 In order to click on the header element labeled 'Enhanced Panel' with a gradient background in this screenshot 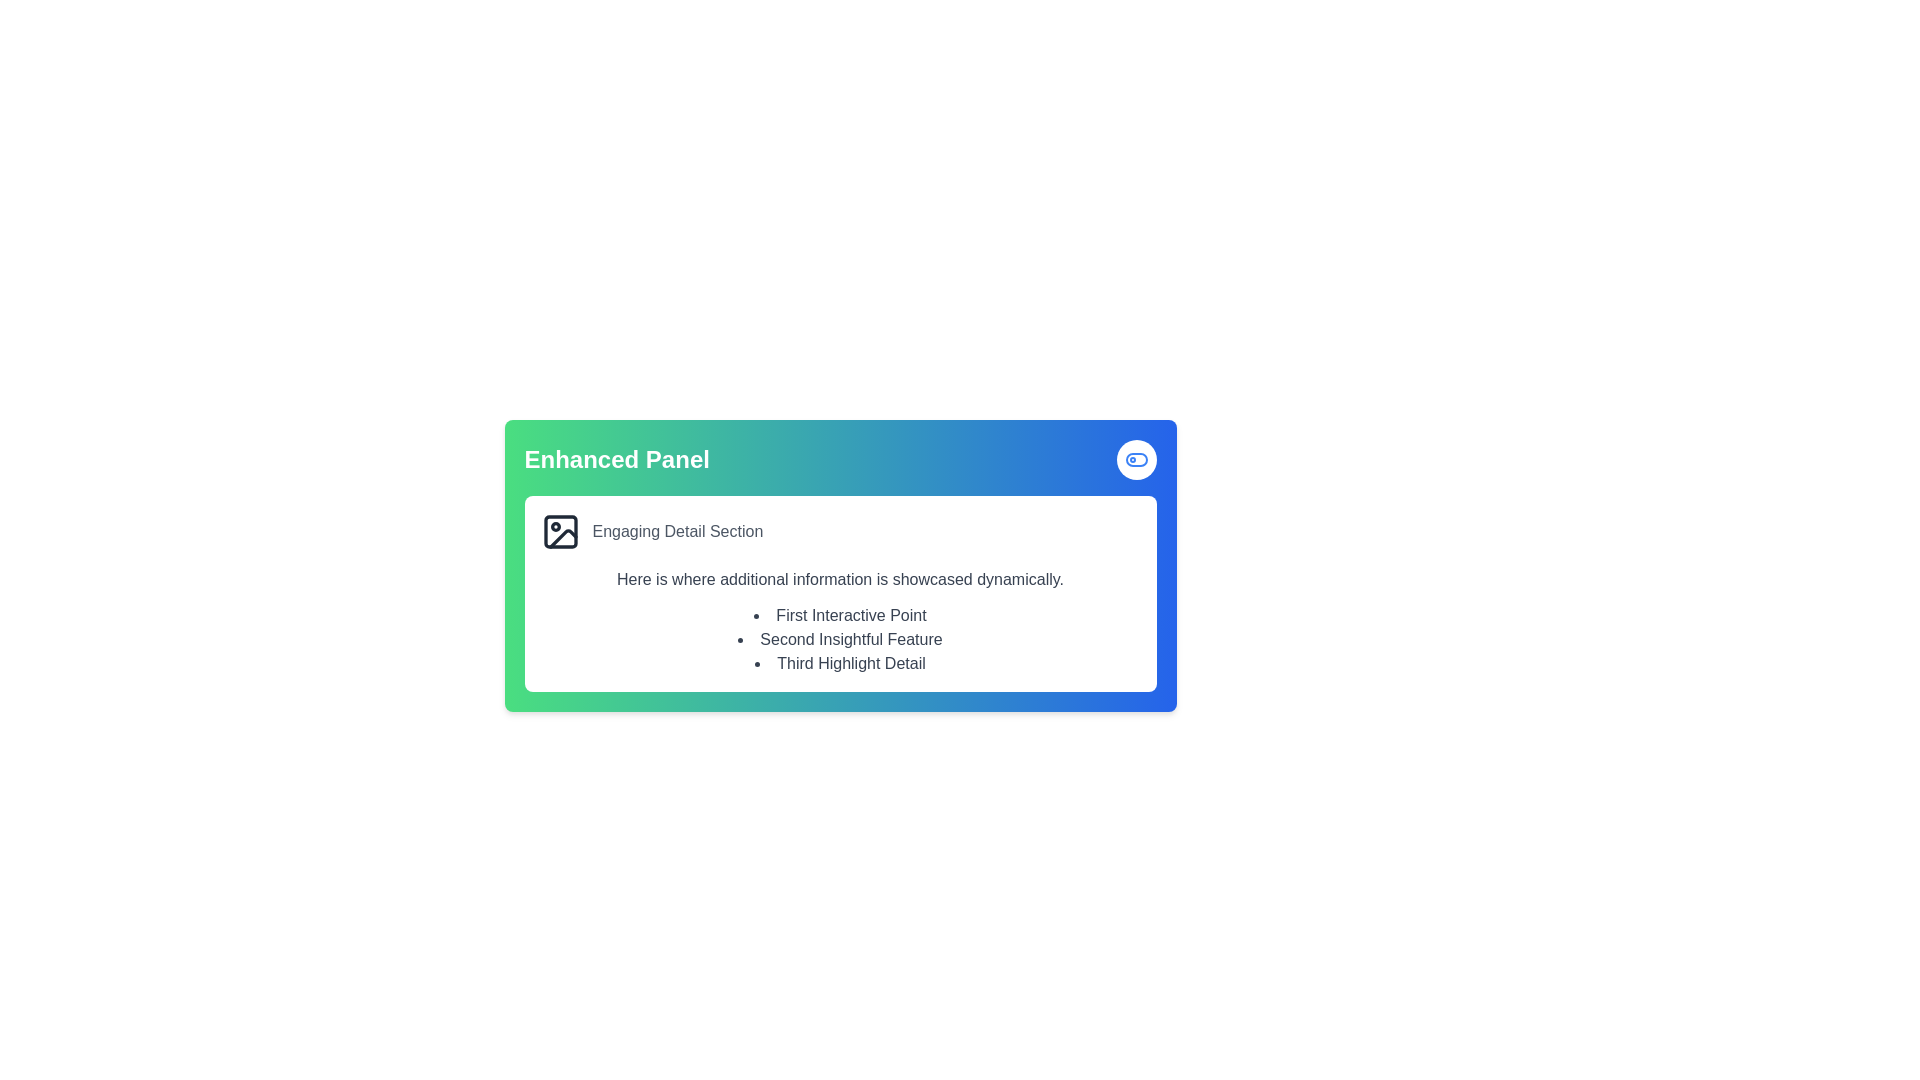, I will do `click(840, 459)`.